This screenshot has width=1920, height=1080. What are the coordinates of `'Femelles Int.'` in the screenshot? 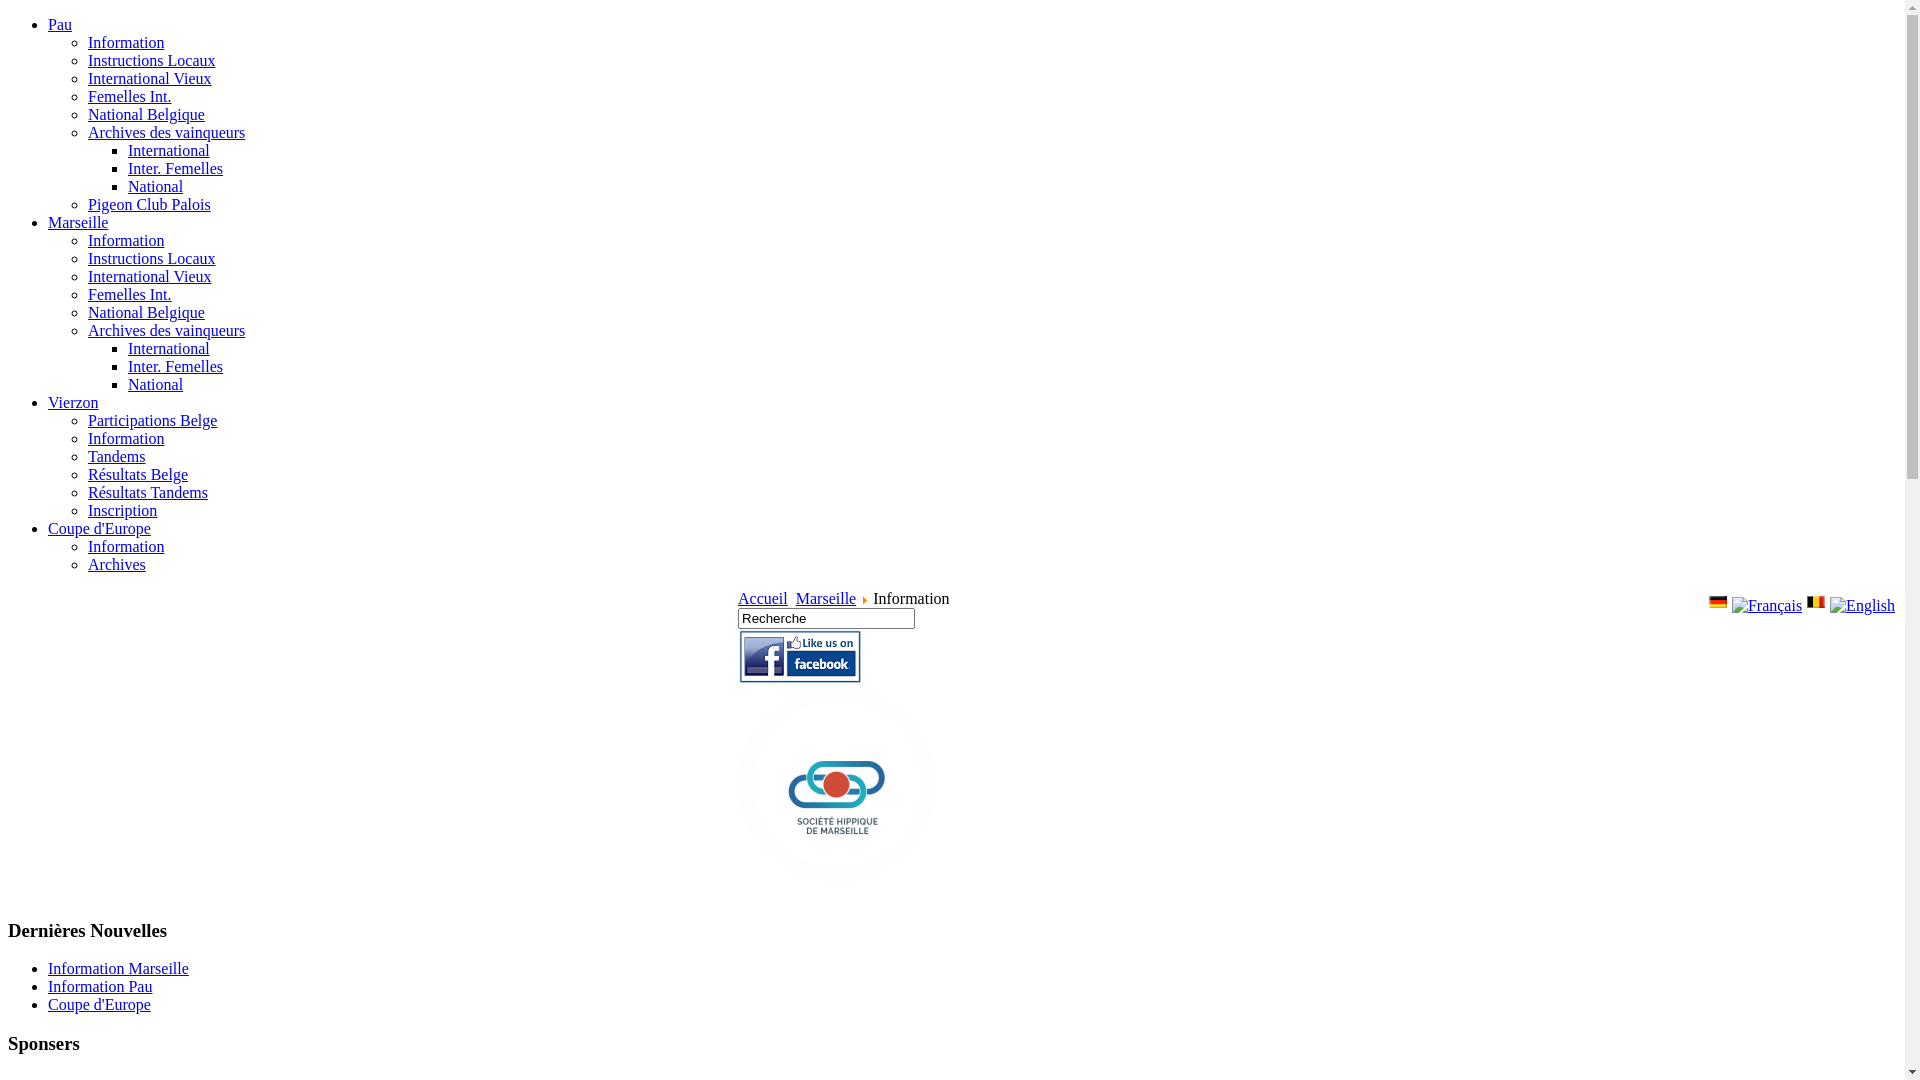 It's located at (128, 96).